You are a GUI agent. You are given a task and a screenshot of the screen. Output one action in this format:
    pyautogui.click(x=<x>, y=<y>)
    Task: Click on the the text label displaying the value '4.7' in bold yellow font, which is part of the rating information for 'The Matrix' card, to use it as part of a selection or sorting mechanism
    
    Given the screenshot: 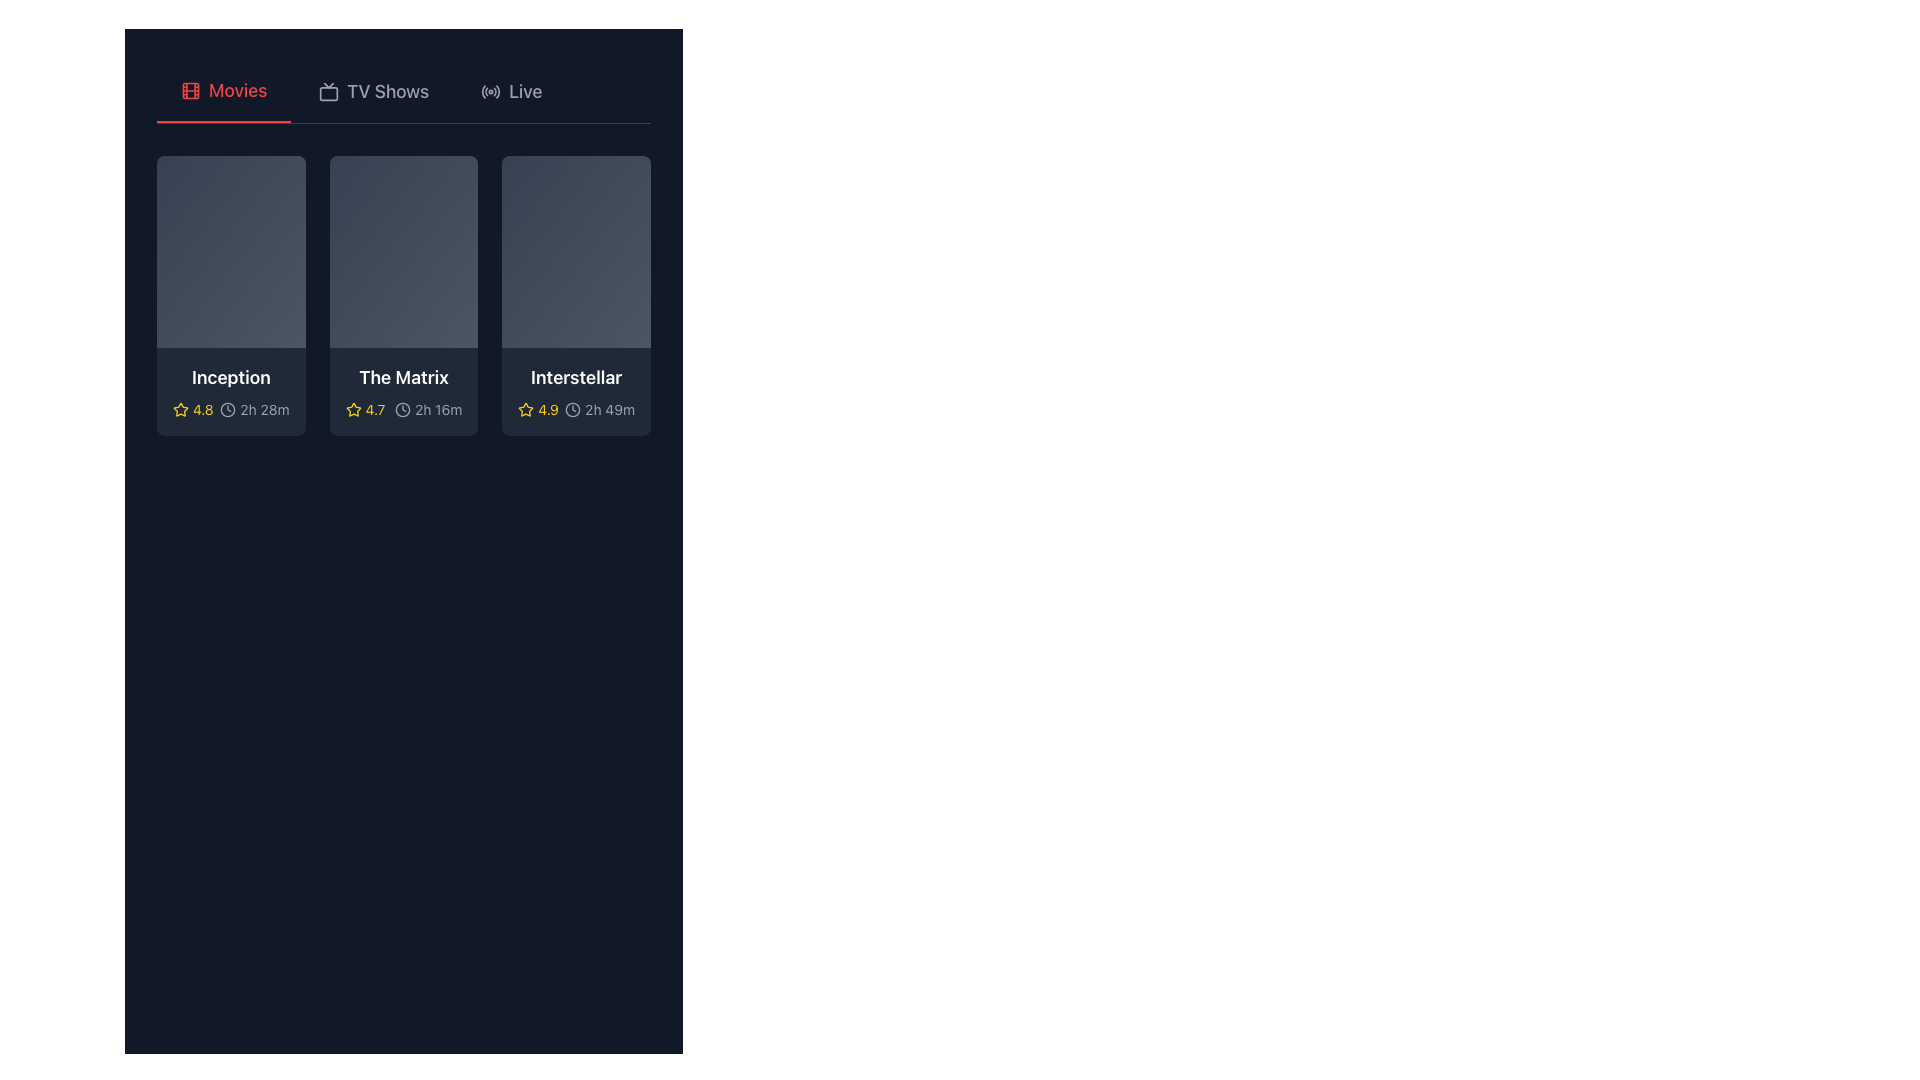 What is the action you would take?
    pyautogui.click(x=375, y=408)
    